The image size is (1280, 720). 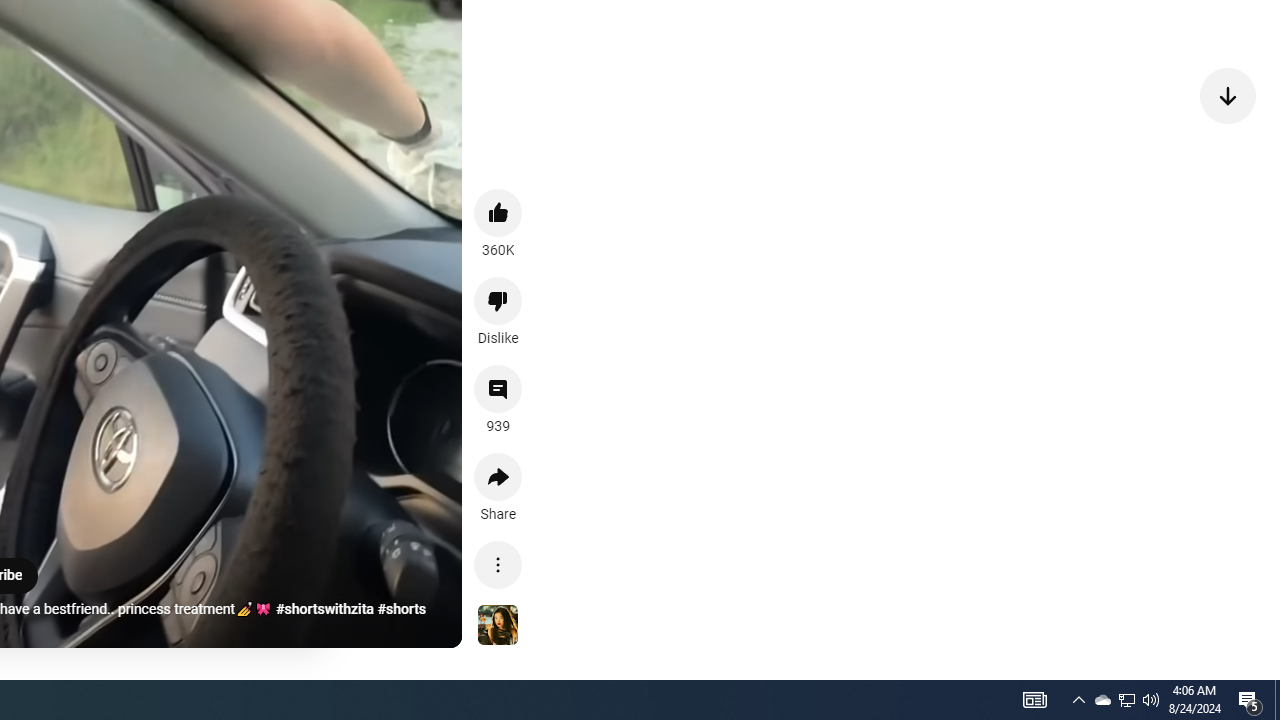 I want to click on 'Next video', so click(x=1227, y=95).